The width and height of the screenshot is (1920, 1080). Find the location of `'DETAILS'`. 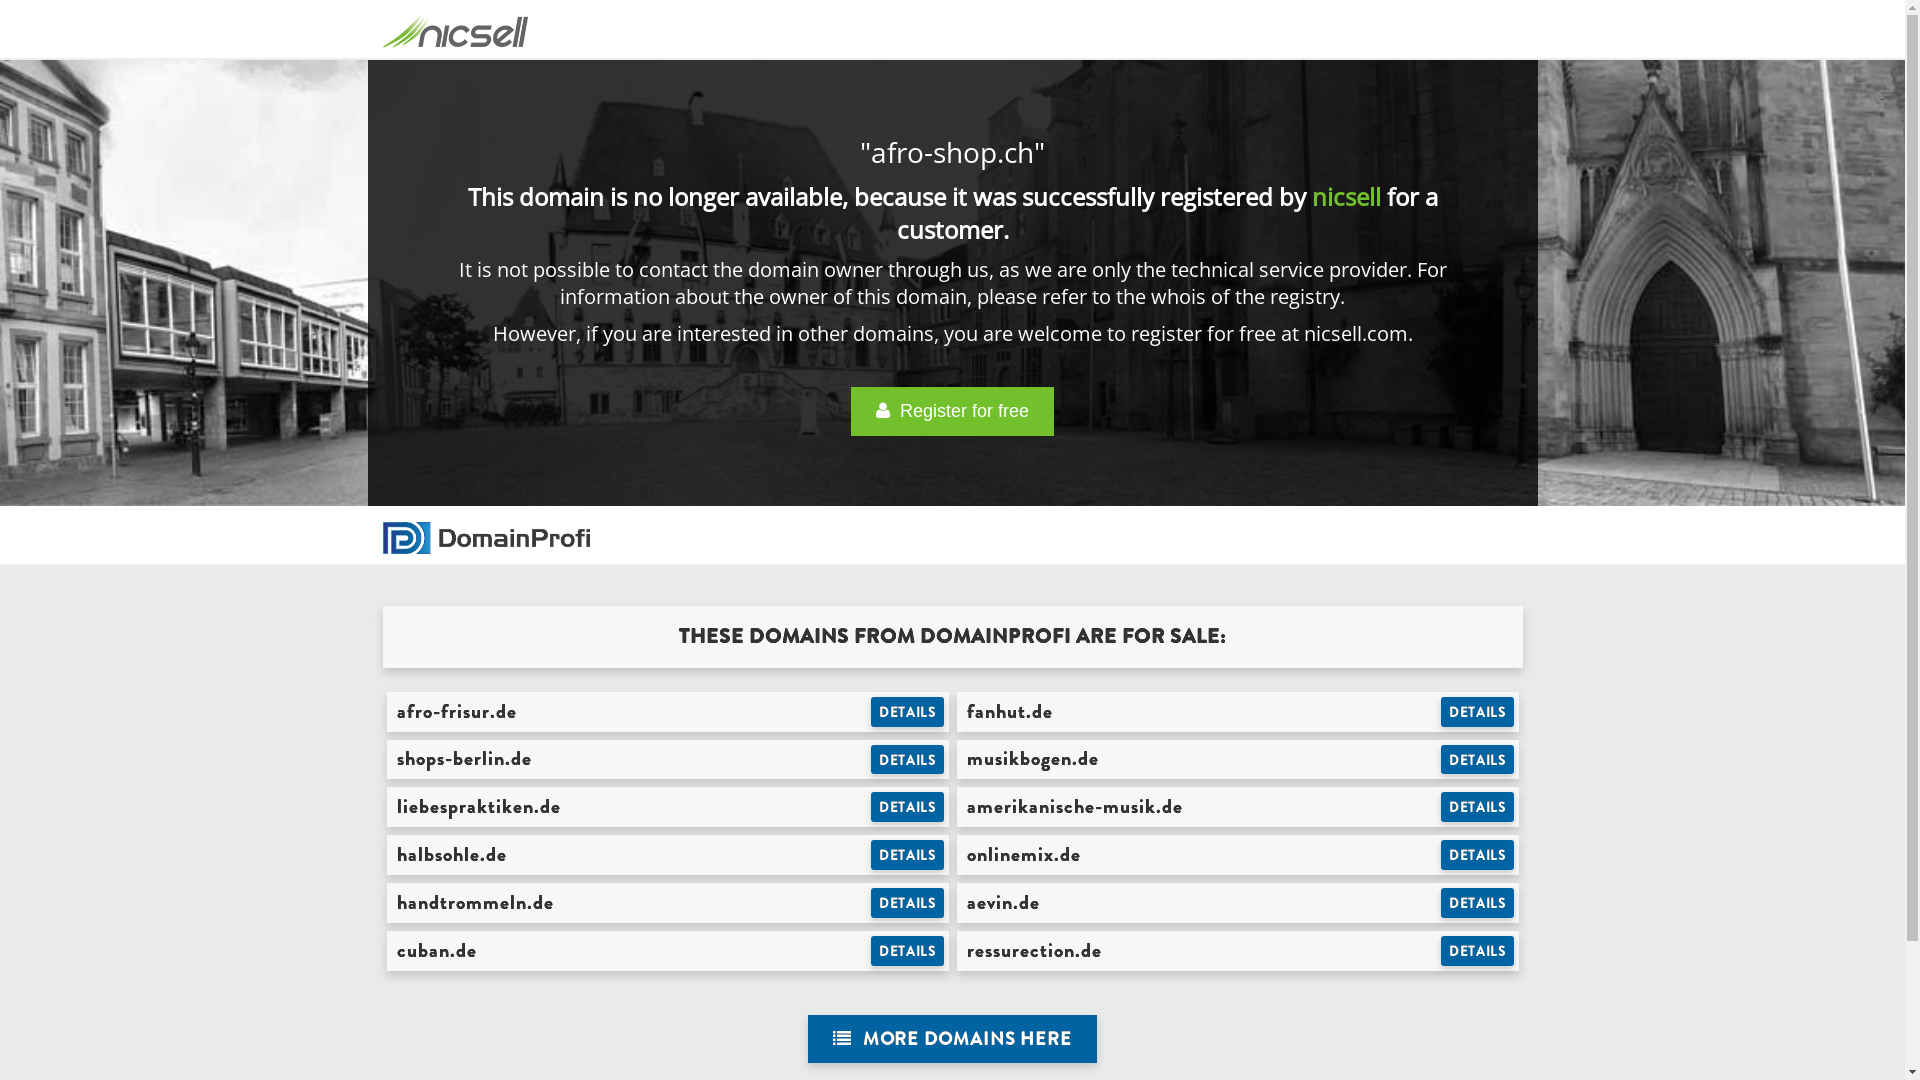

'DETAILS' is located at coordinates (906, 950).